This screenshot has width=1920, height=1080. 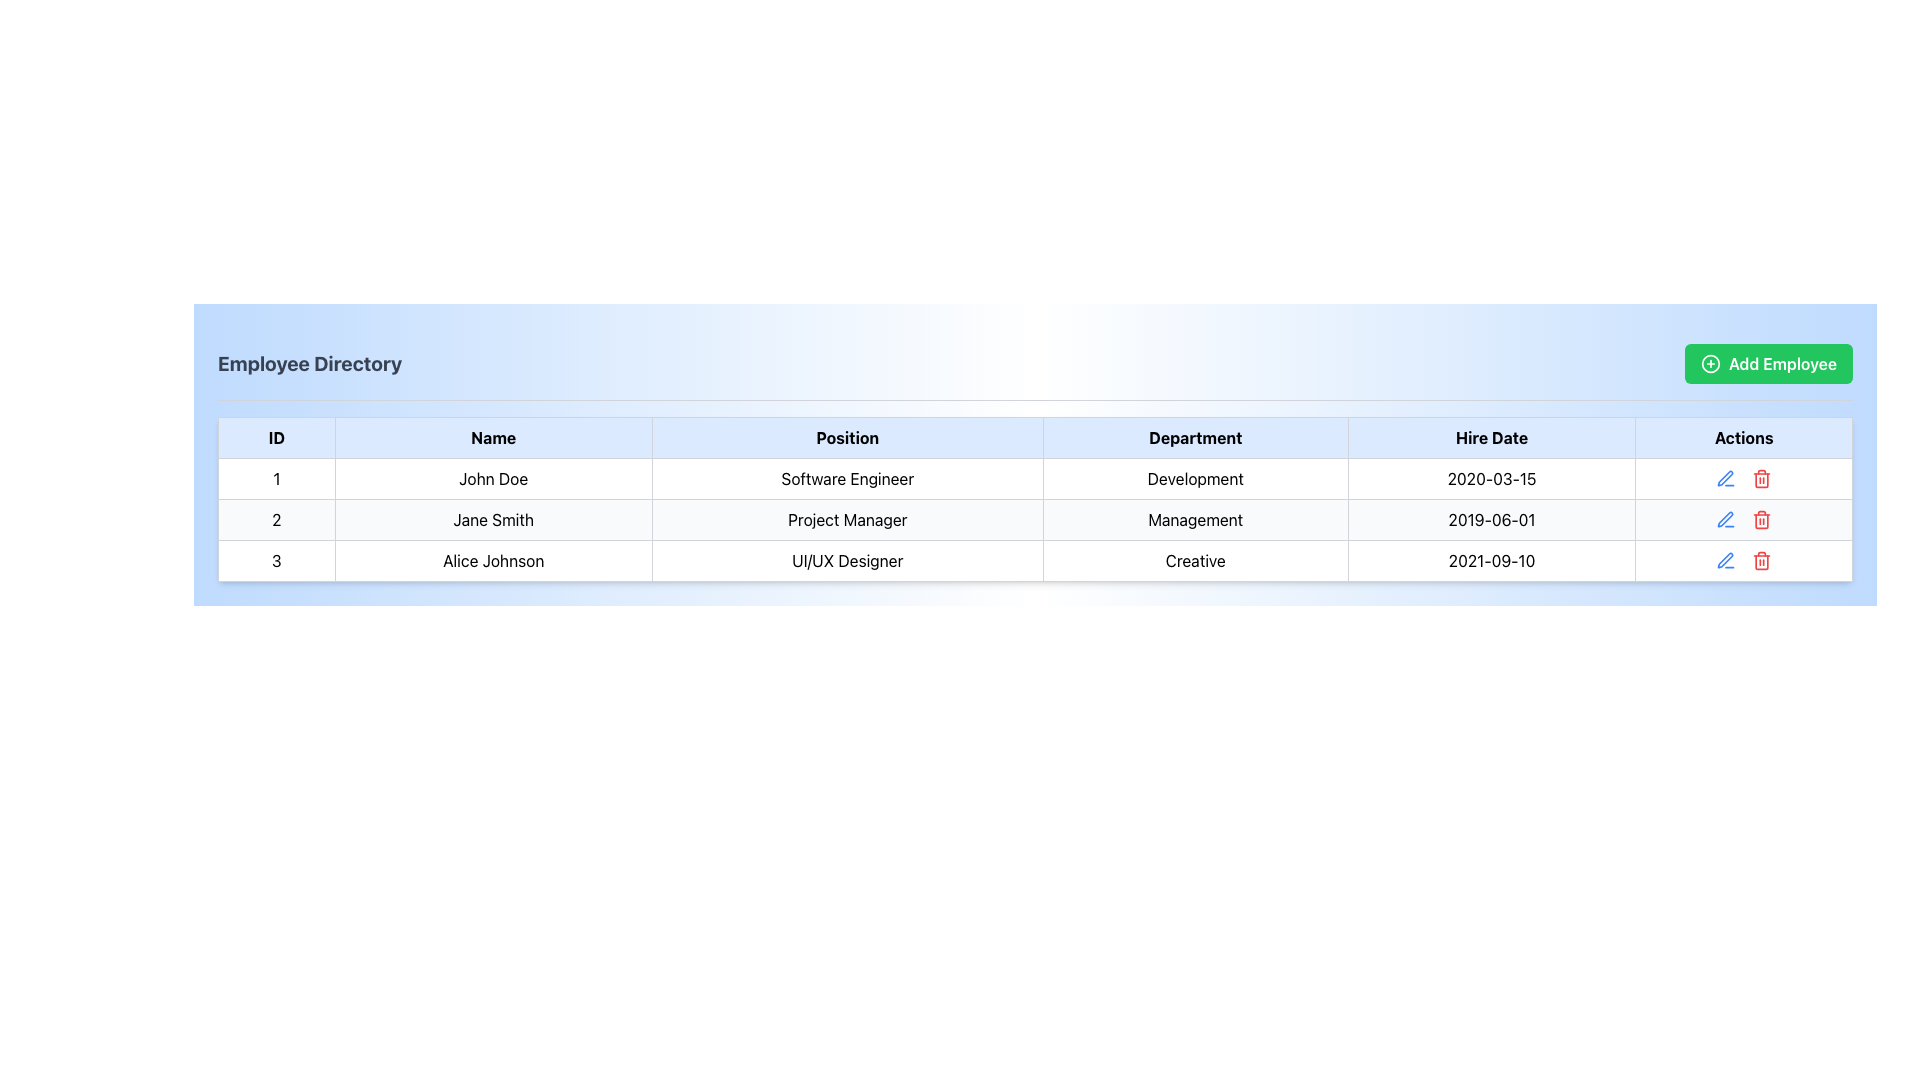 What do you see at coordinates (1709, 363) in the screenshot?
I see `the outer circle of the '+' icon within the green 'Add Employee' button located at the top-right corner of the employee directory interface` at bounding box center [1709, 363].